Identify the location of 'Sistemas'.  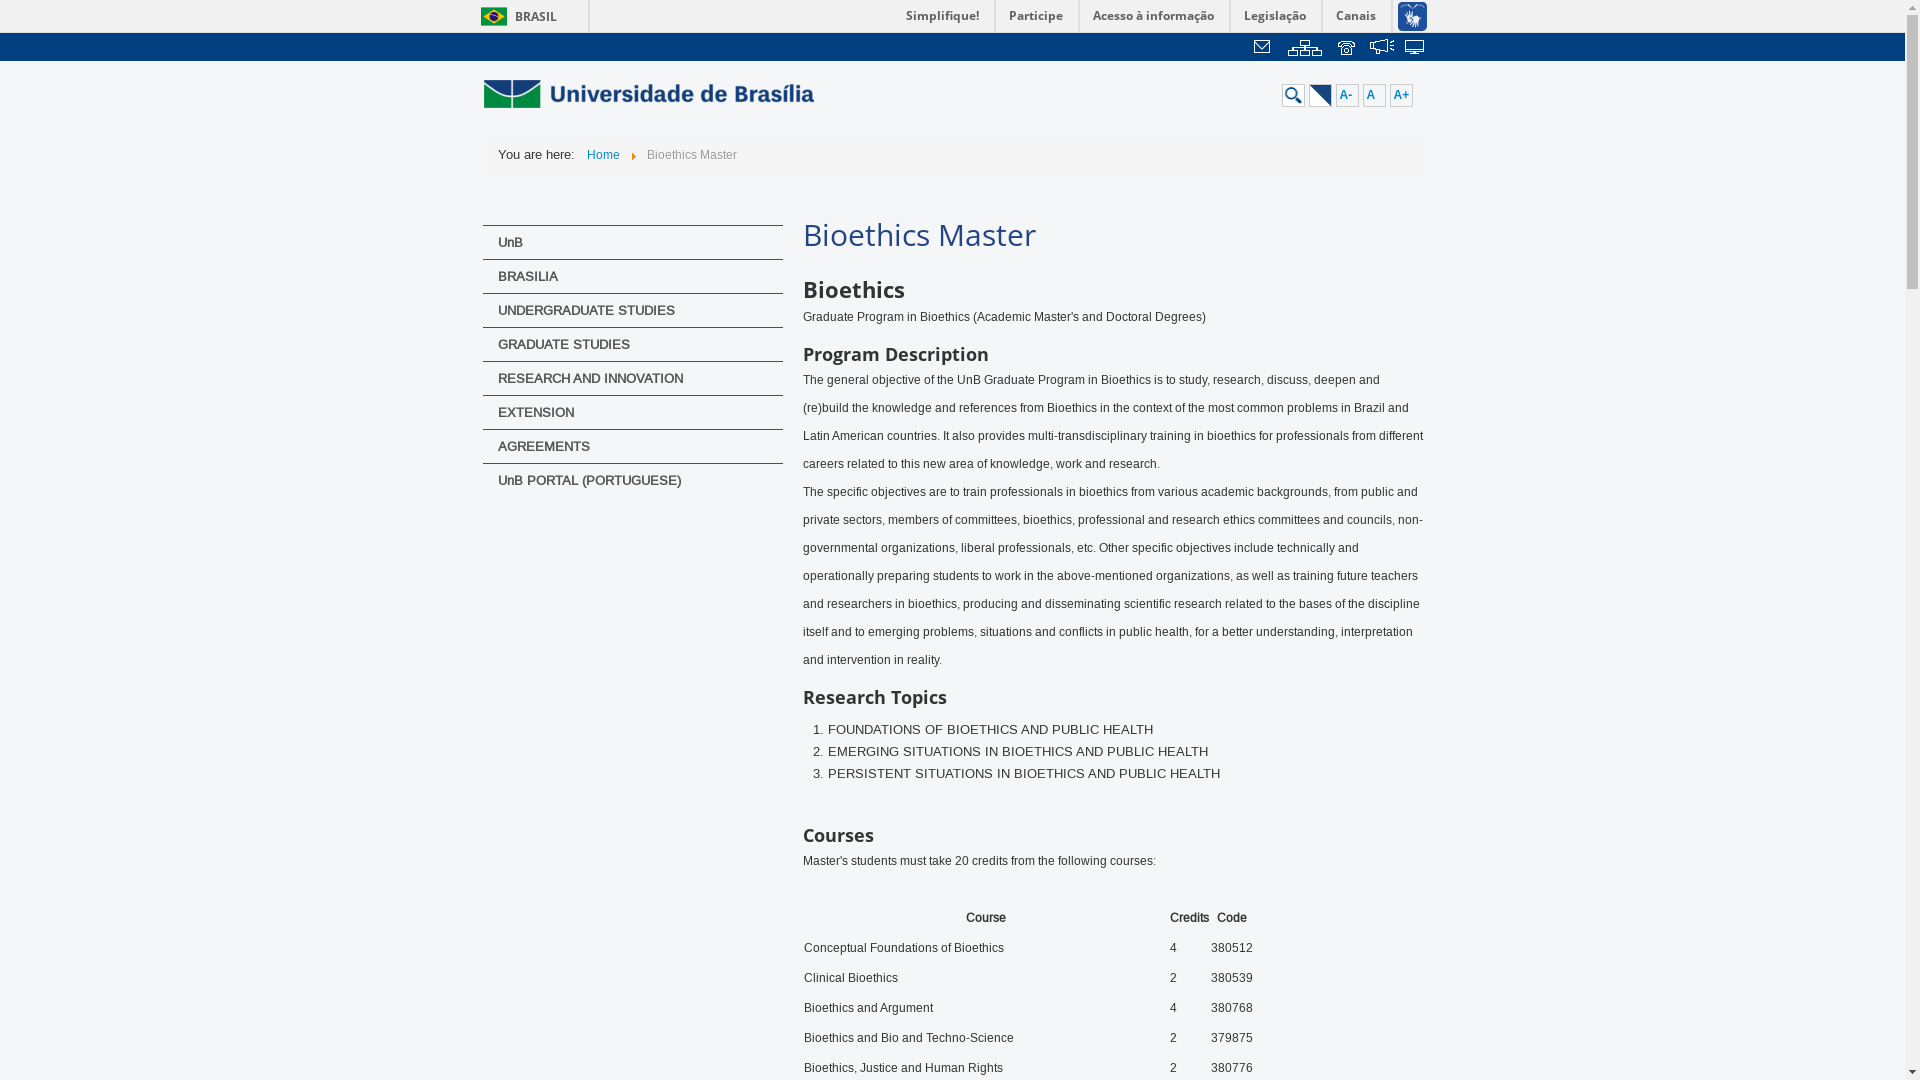
(1415, 48).